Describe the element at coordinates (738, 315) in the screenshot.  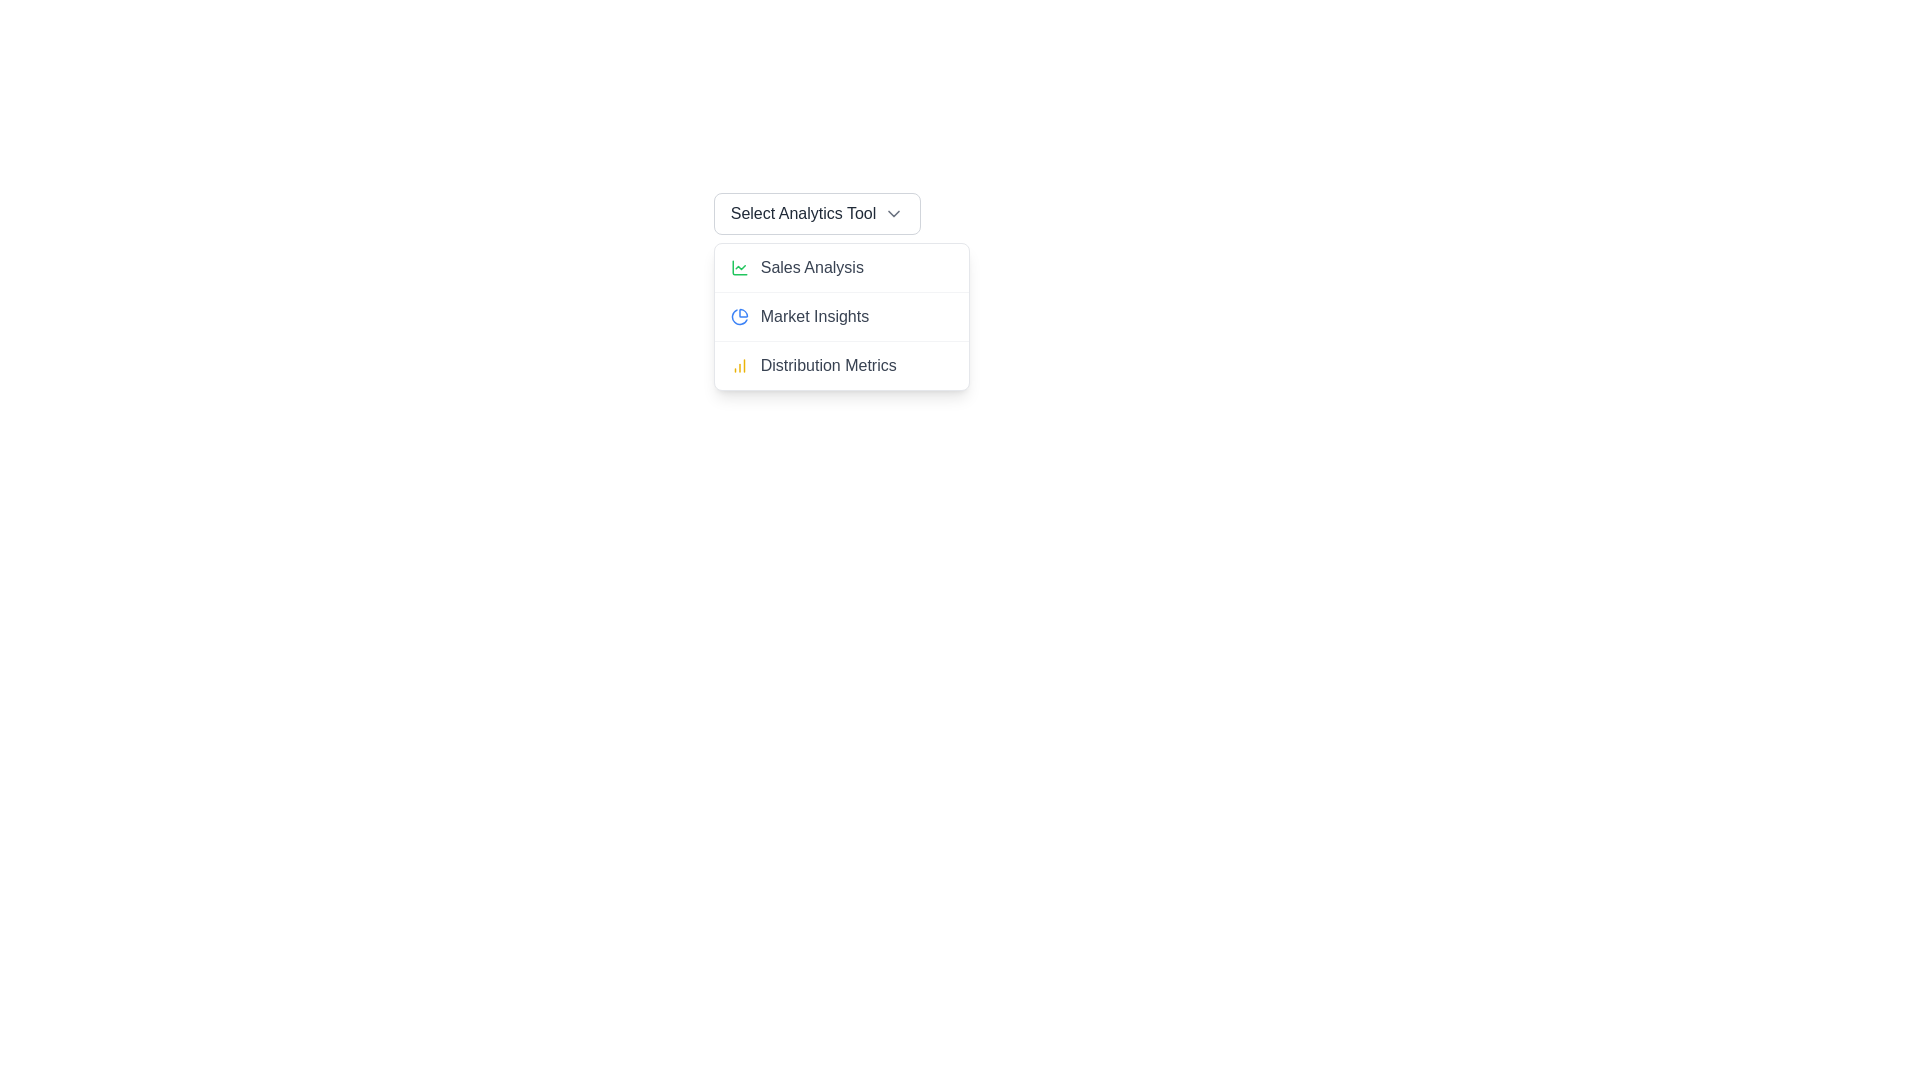
I see `the 'Market Insights' icon located within the dropdown menu, which is the second entry's icon, positioned to the left of the text label` at that location.